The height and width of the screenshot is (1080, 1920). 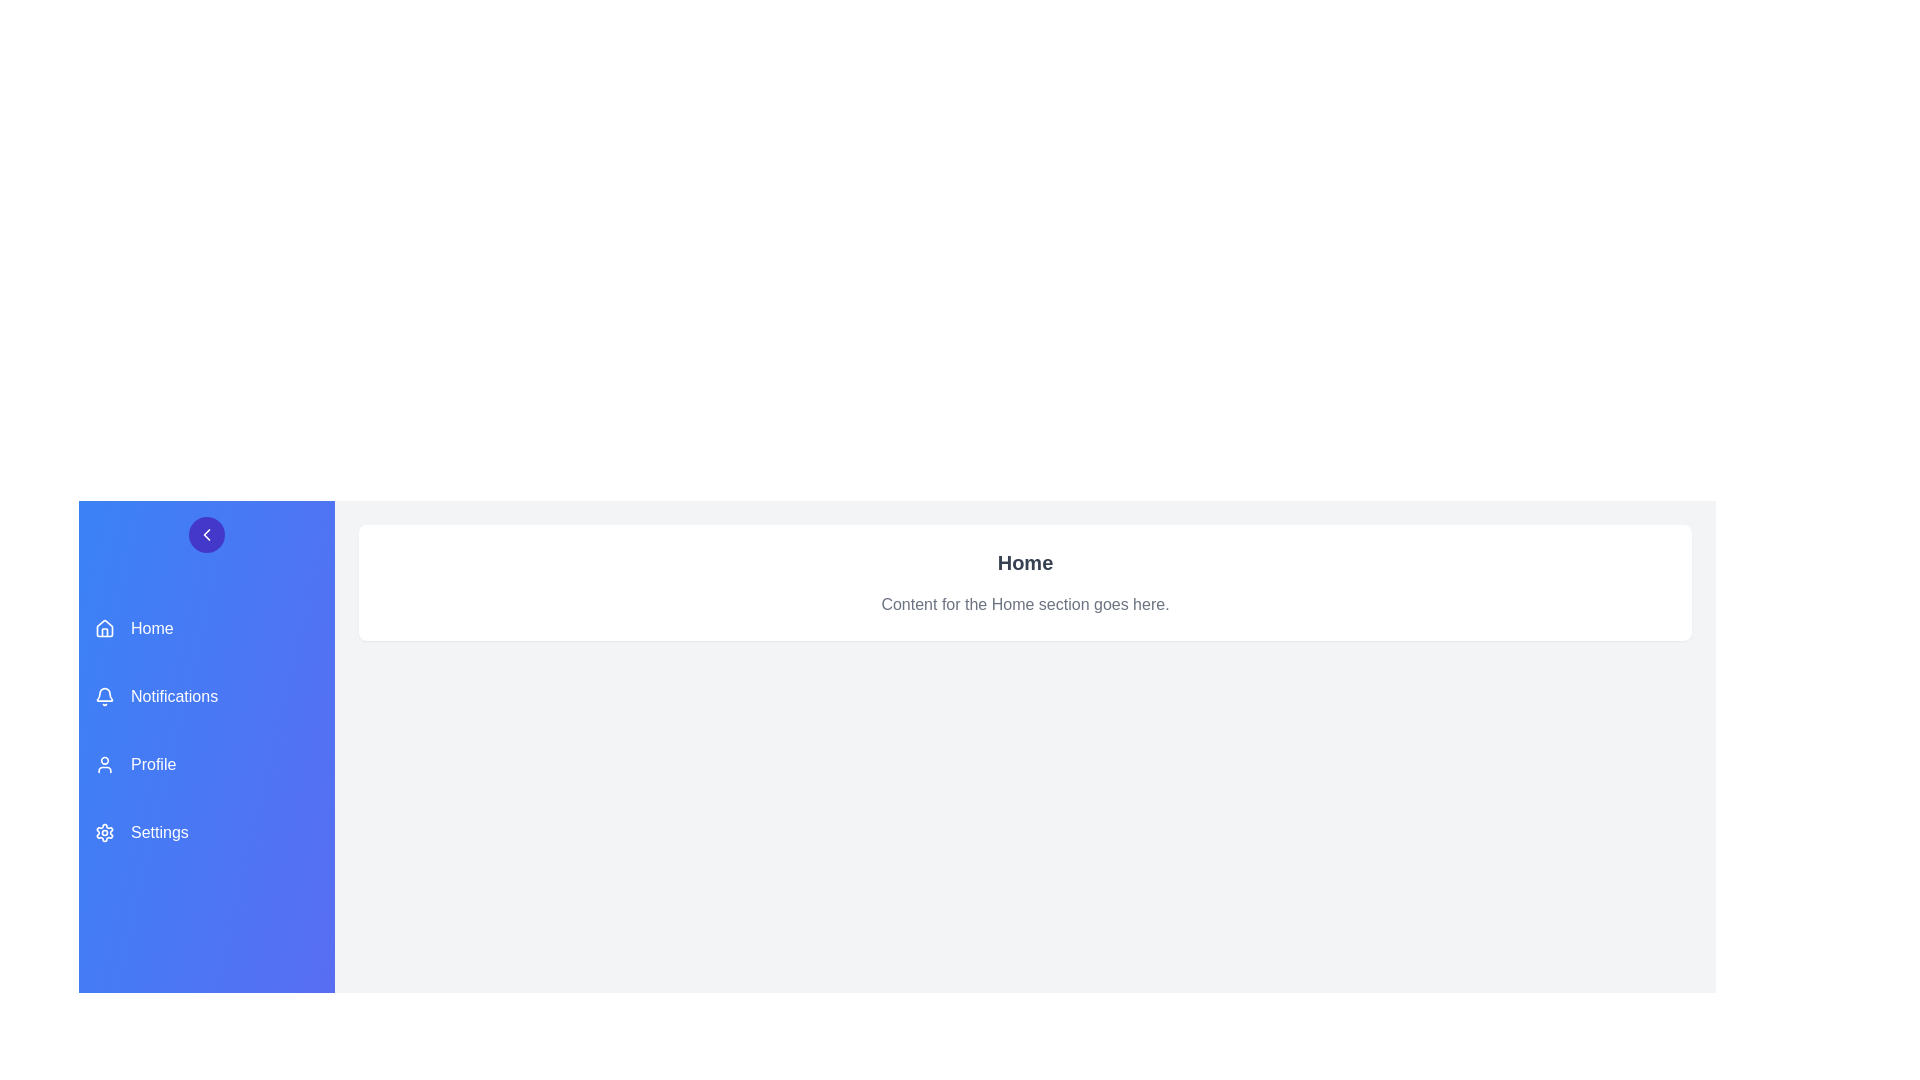 I want to click on the gear icon in the sidebar menu, which is adjacent to the 'Settings' text label, so click(x=104, y=833).